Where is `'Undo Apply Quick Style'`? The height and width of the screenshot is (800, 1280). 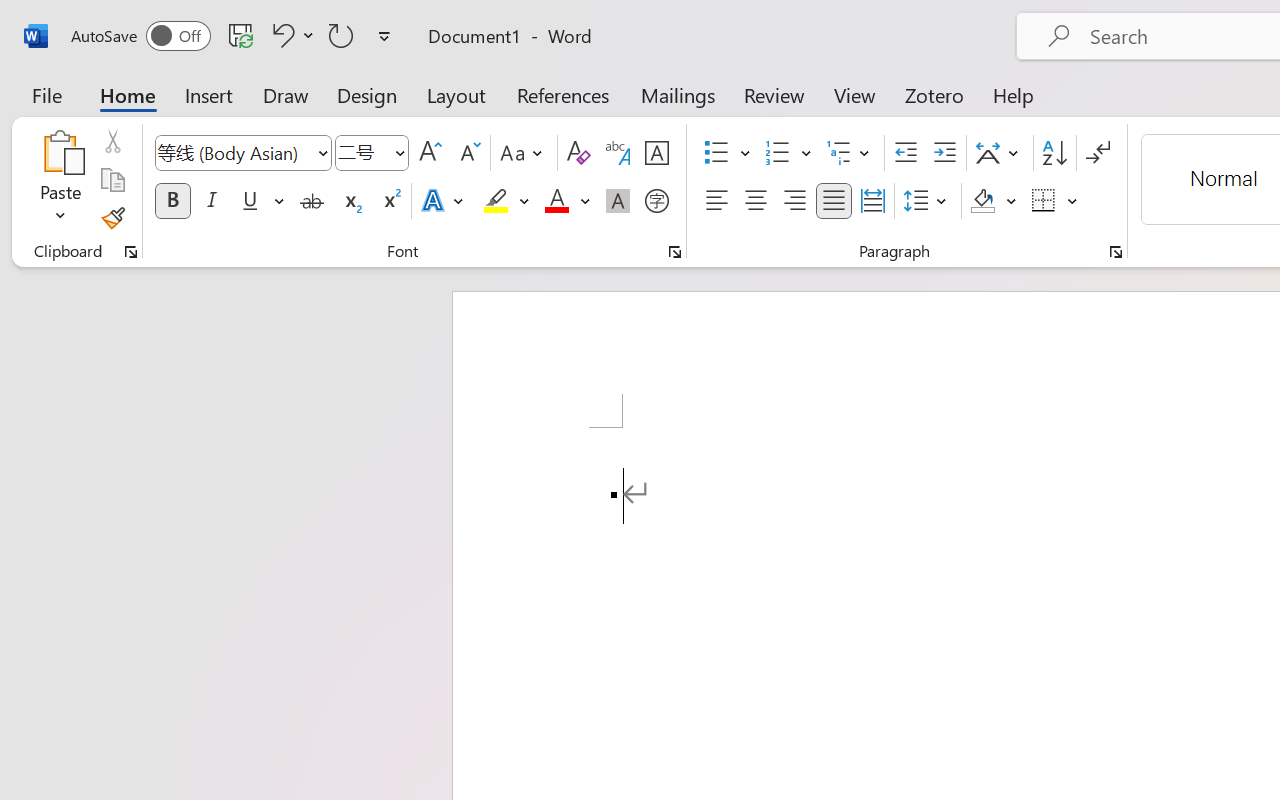
'Undo Apply Quick Style' is located at coordinates (289, 34).